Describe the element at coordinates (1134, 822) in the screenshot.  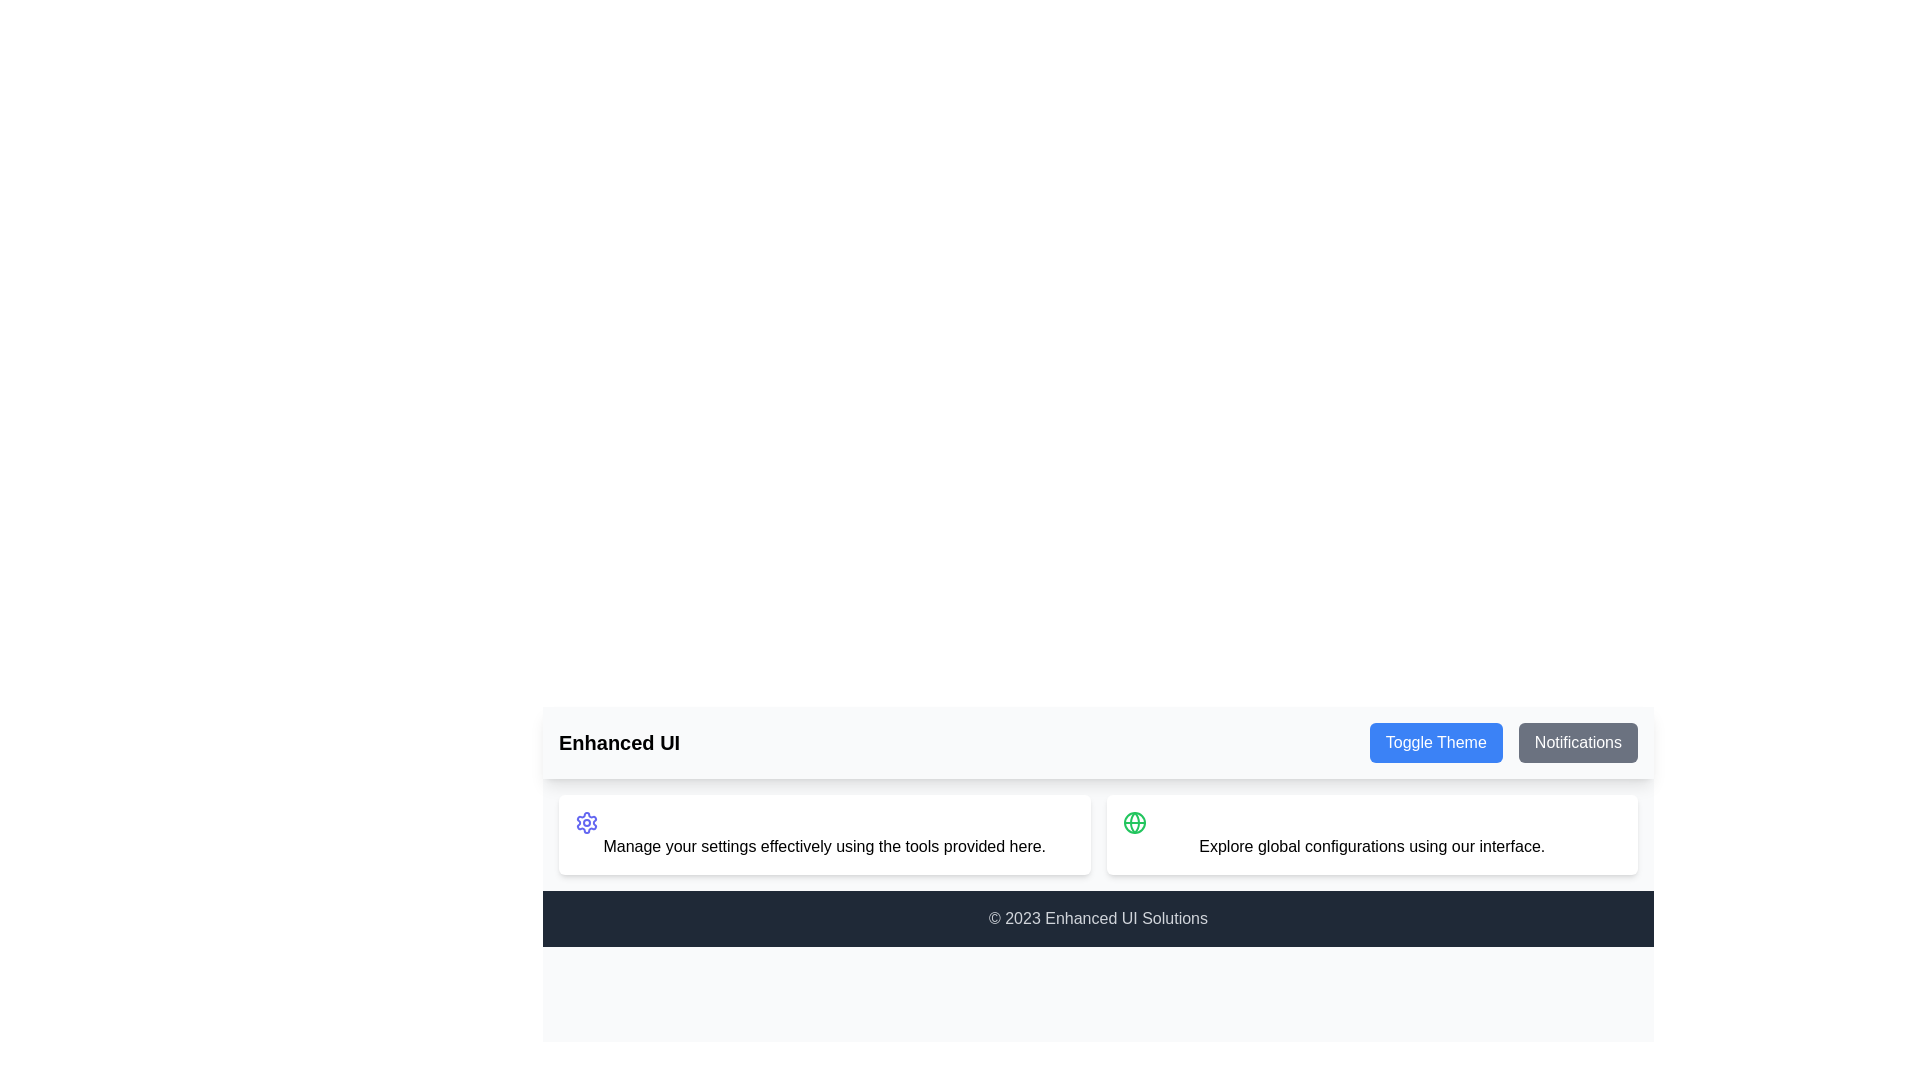
I see `the vector globe illustration icon located in the lower right quadrant of the interface, which is positioned to the left of the text 'Explore global configurations using our interface.'` at that location.